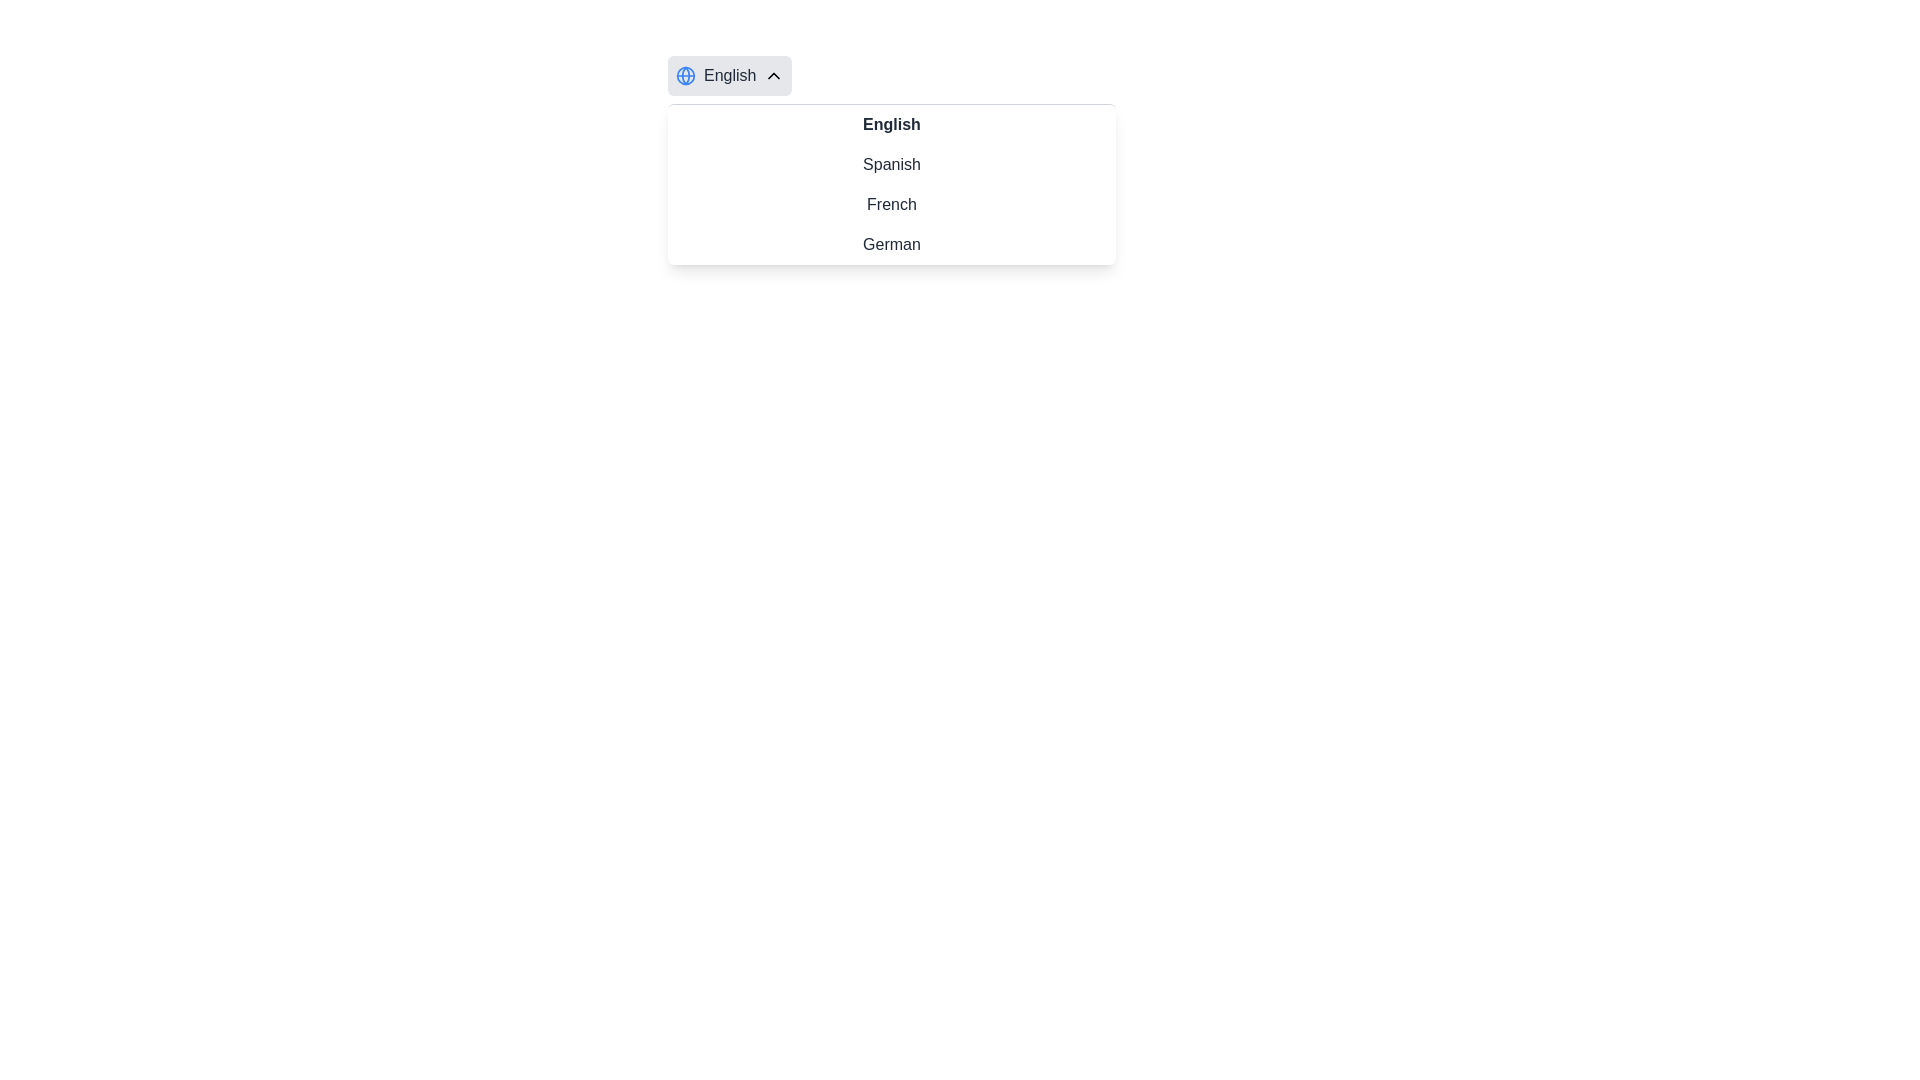  What do you see at coordinates (891, 244) in the screenshot?
I see `the fourth item in the dropdown menu` at bounding box center [891, 244].